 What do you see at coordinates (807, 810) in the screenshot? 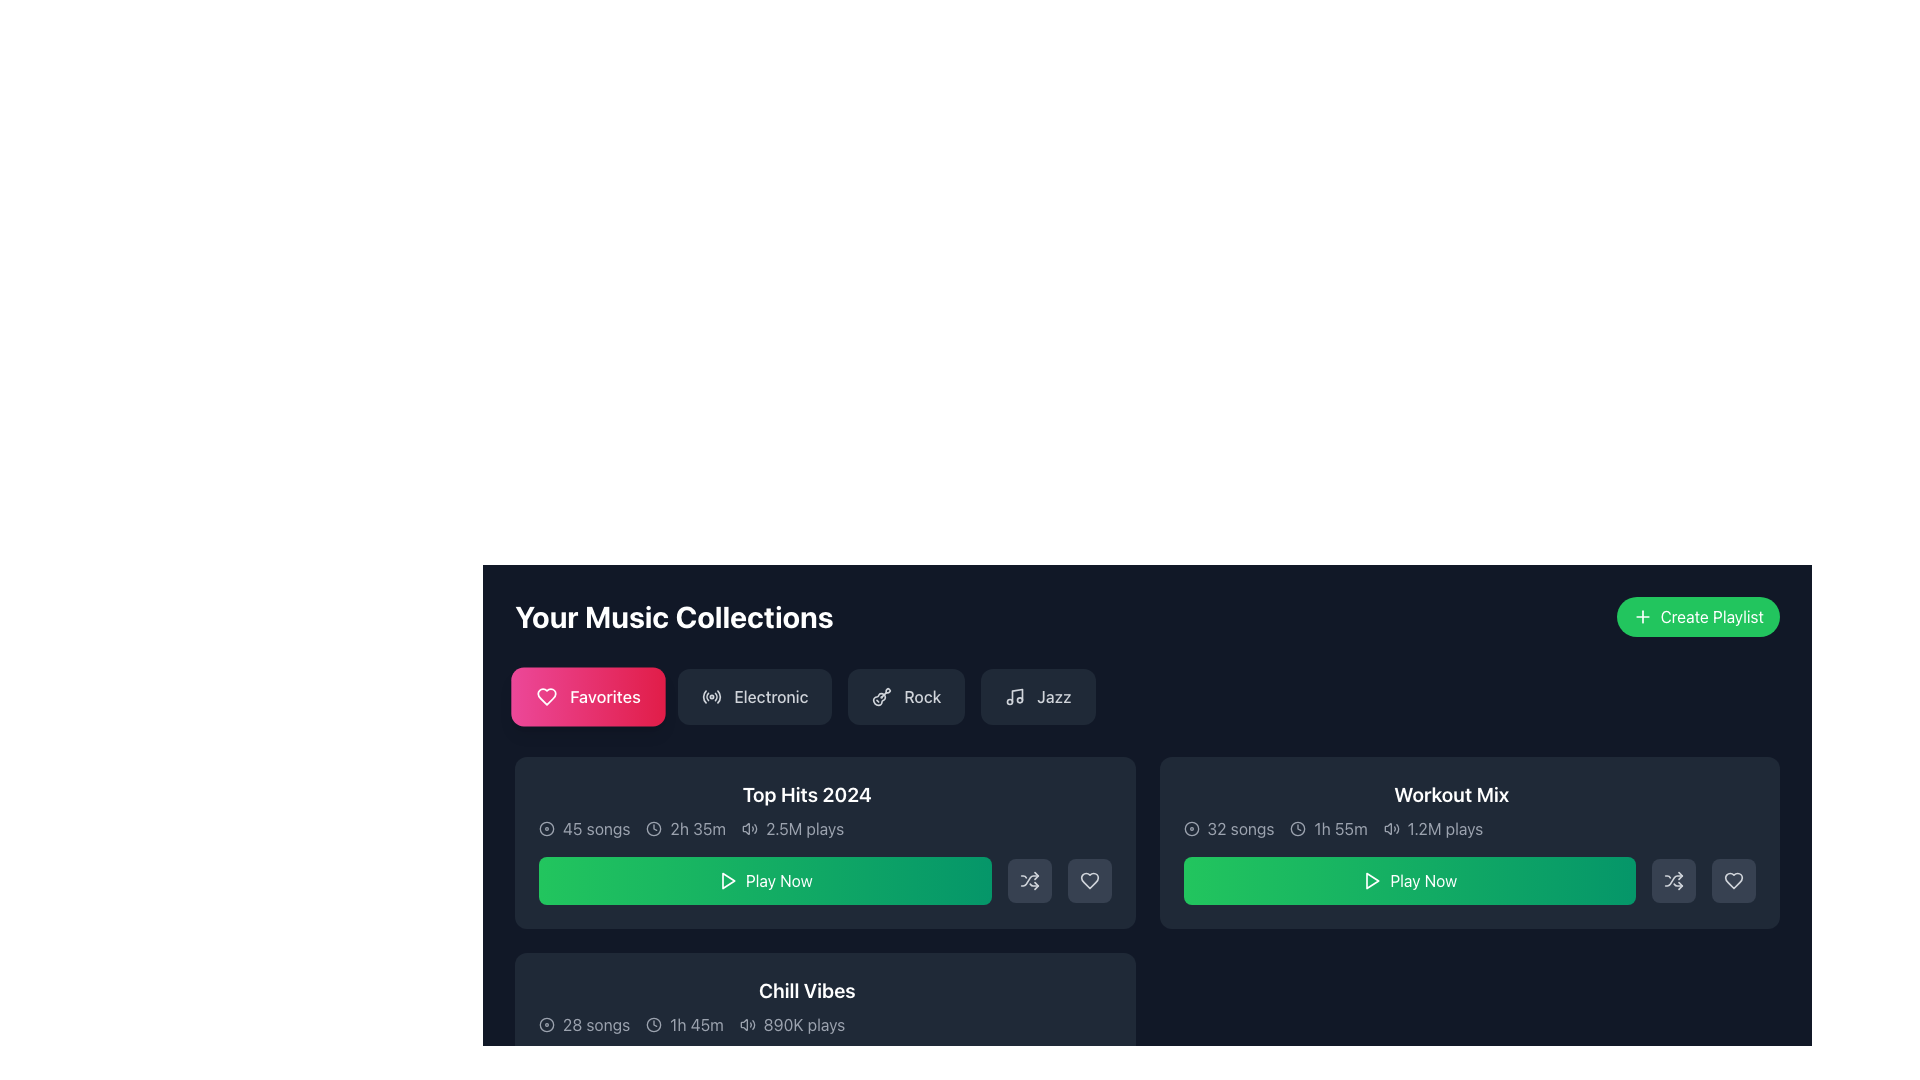
I see `the first card in the 'Your Music Collections' section that contains the playlist name, number of songs, total duration, and play count to focus on the playlist information` at bounding box center [807, 810].